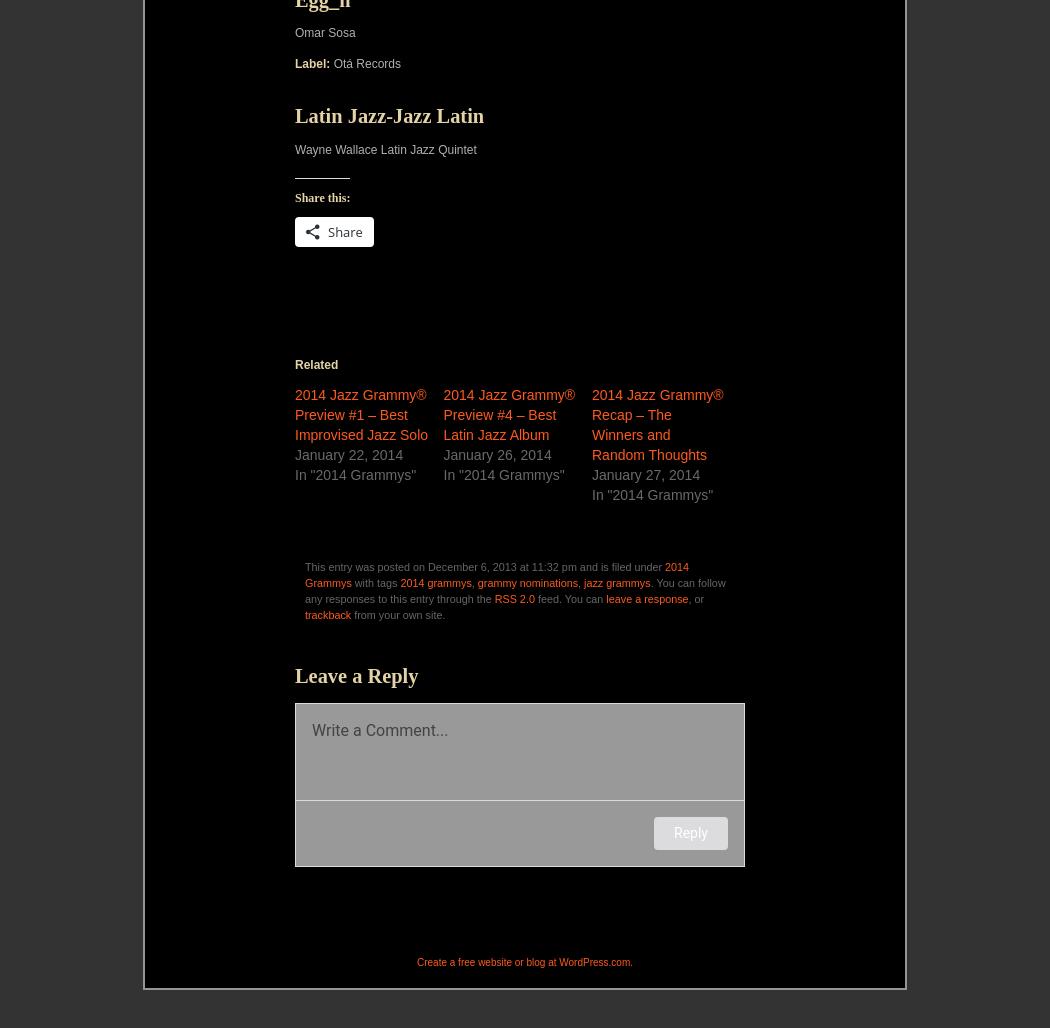 Image resolution: width=1050 pixels, height=1028 pixels. Describe the element at coordinates (322, 196) in the screenshot. I see `'Share this:'` at that location.